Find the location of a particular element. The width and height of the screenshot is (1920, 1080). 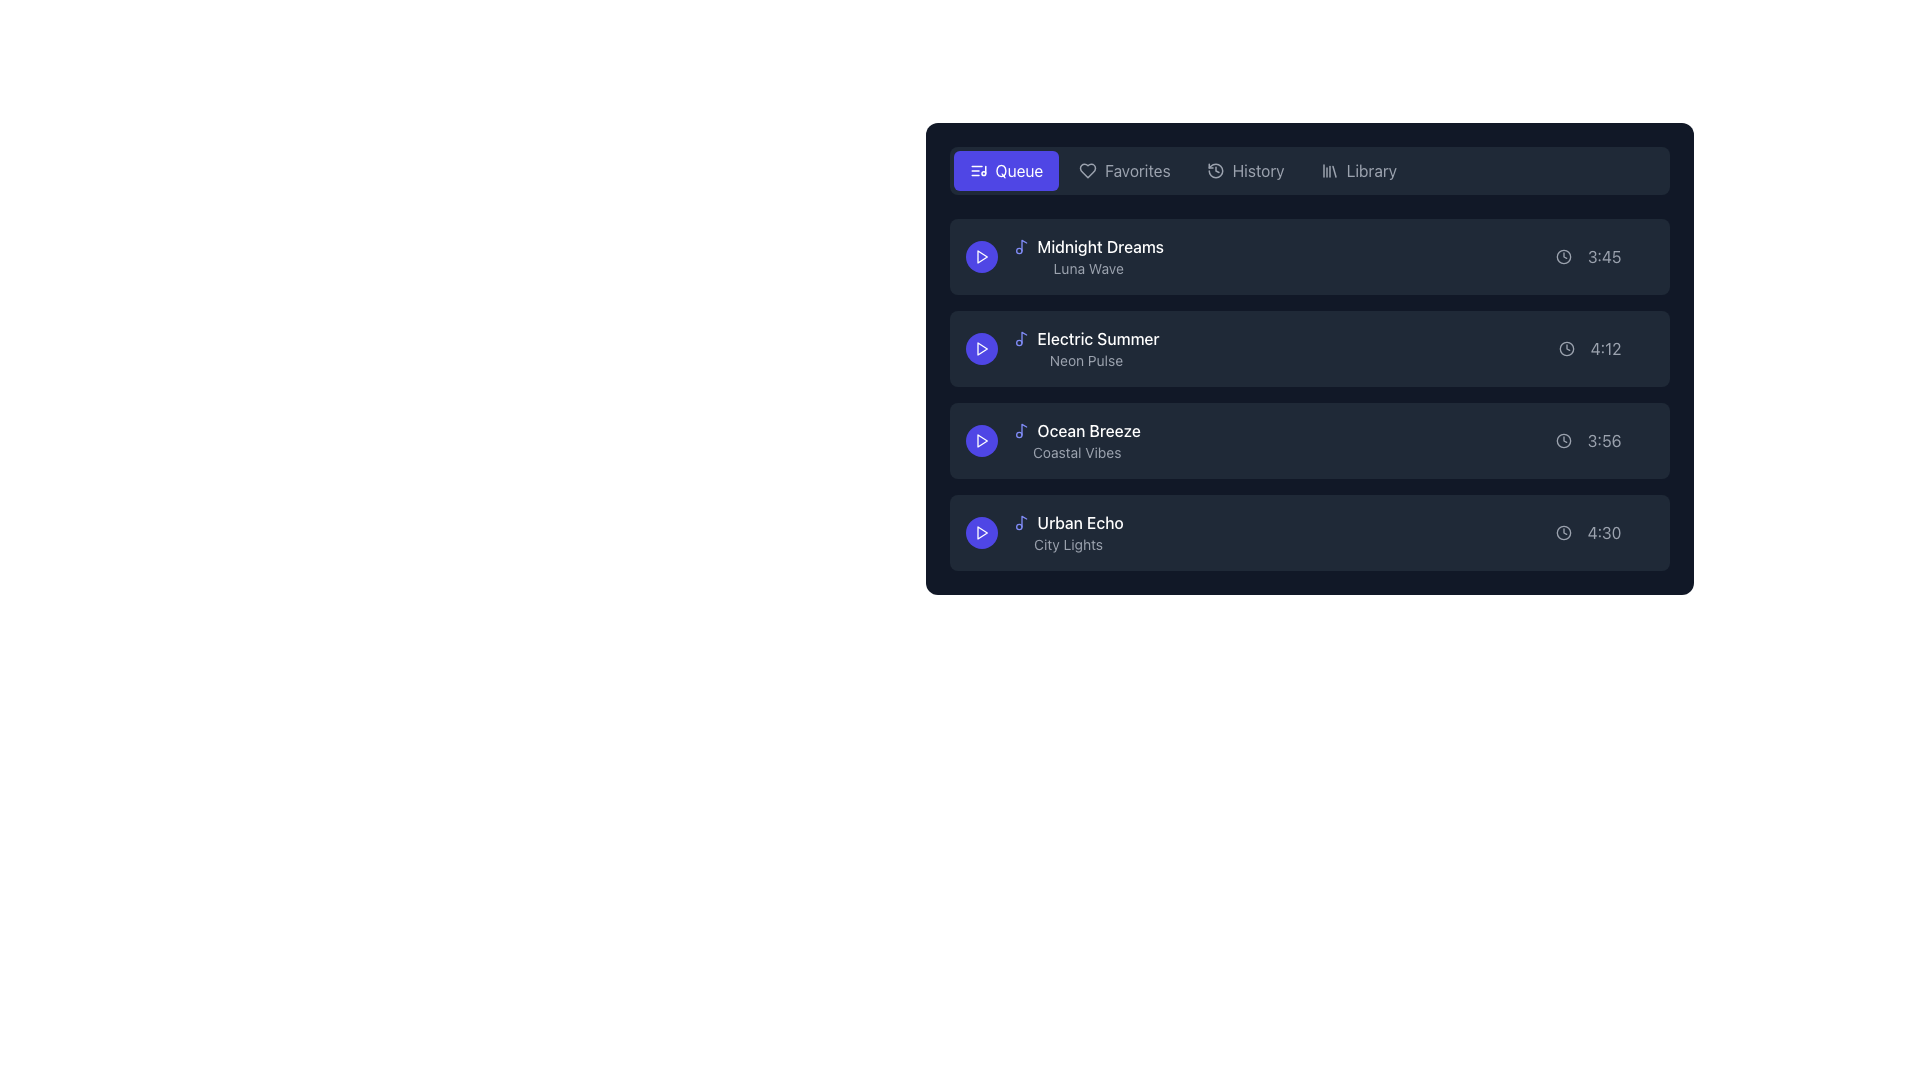

the text label displaying the duration '3:45', which is styled in gray and located on the right side of a list item showing track information is located at coordinates (1604, 256).